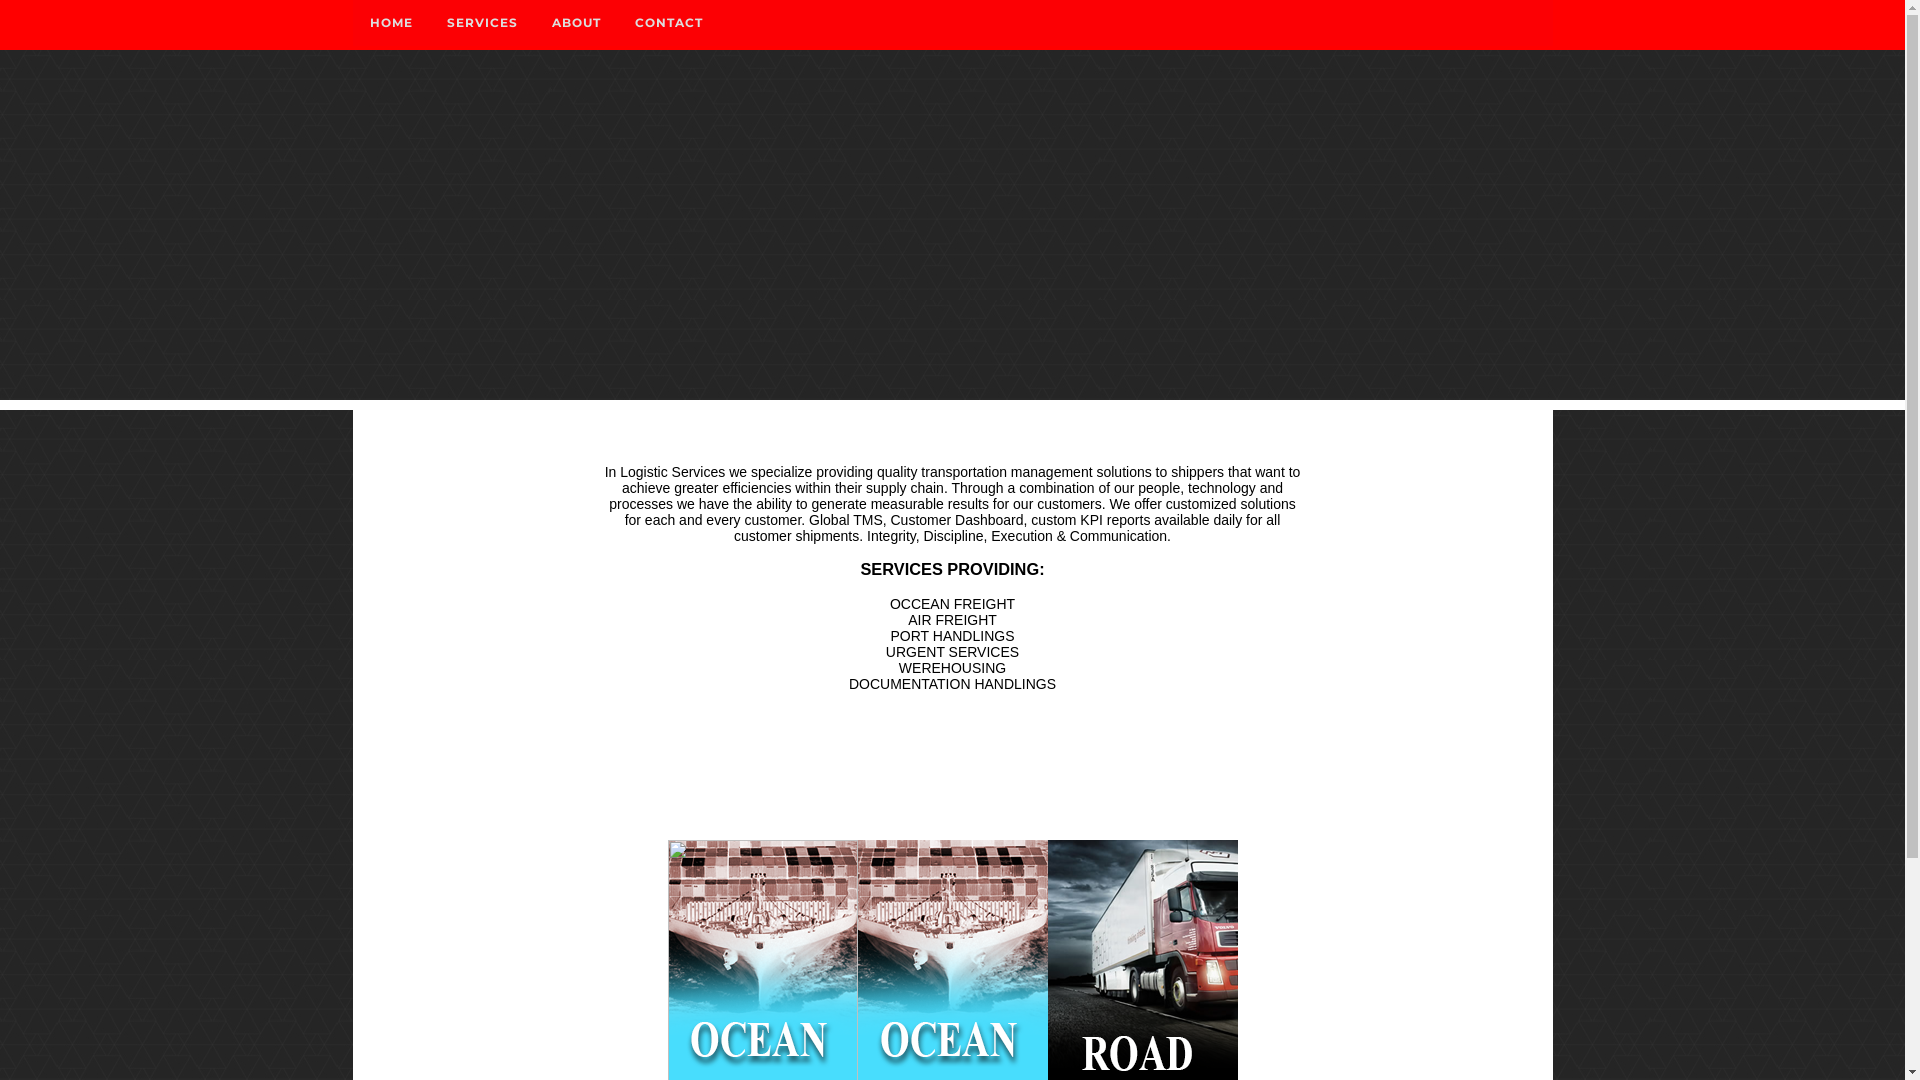  What do you see at coordinates (482, 23) in the screenshot?
I see `'SERVICES'` at bounding box center [482, 23].